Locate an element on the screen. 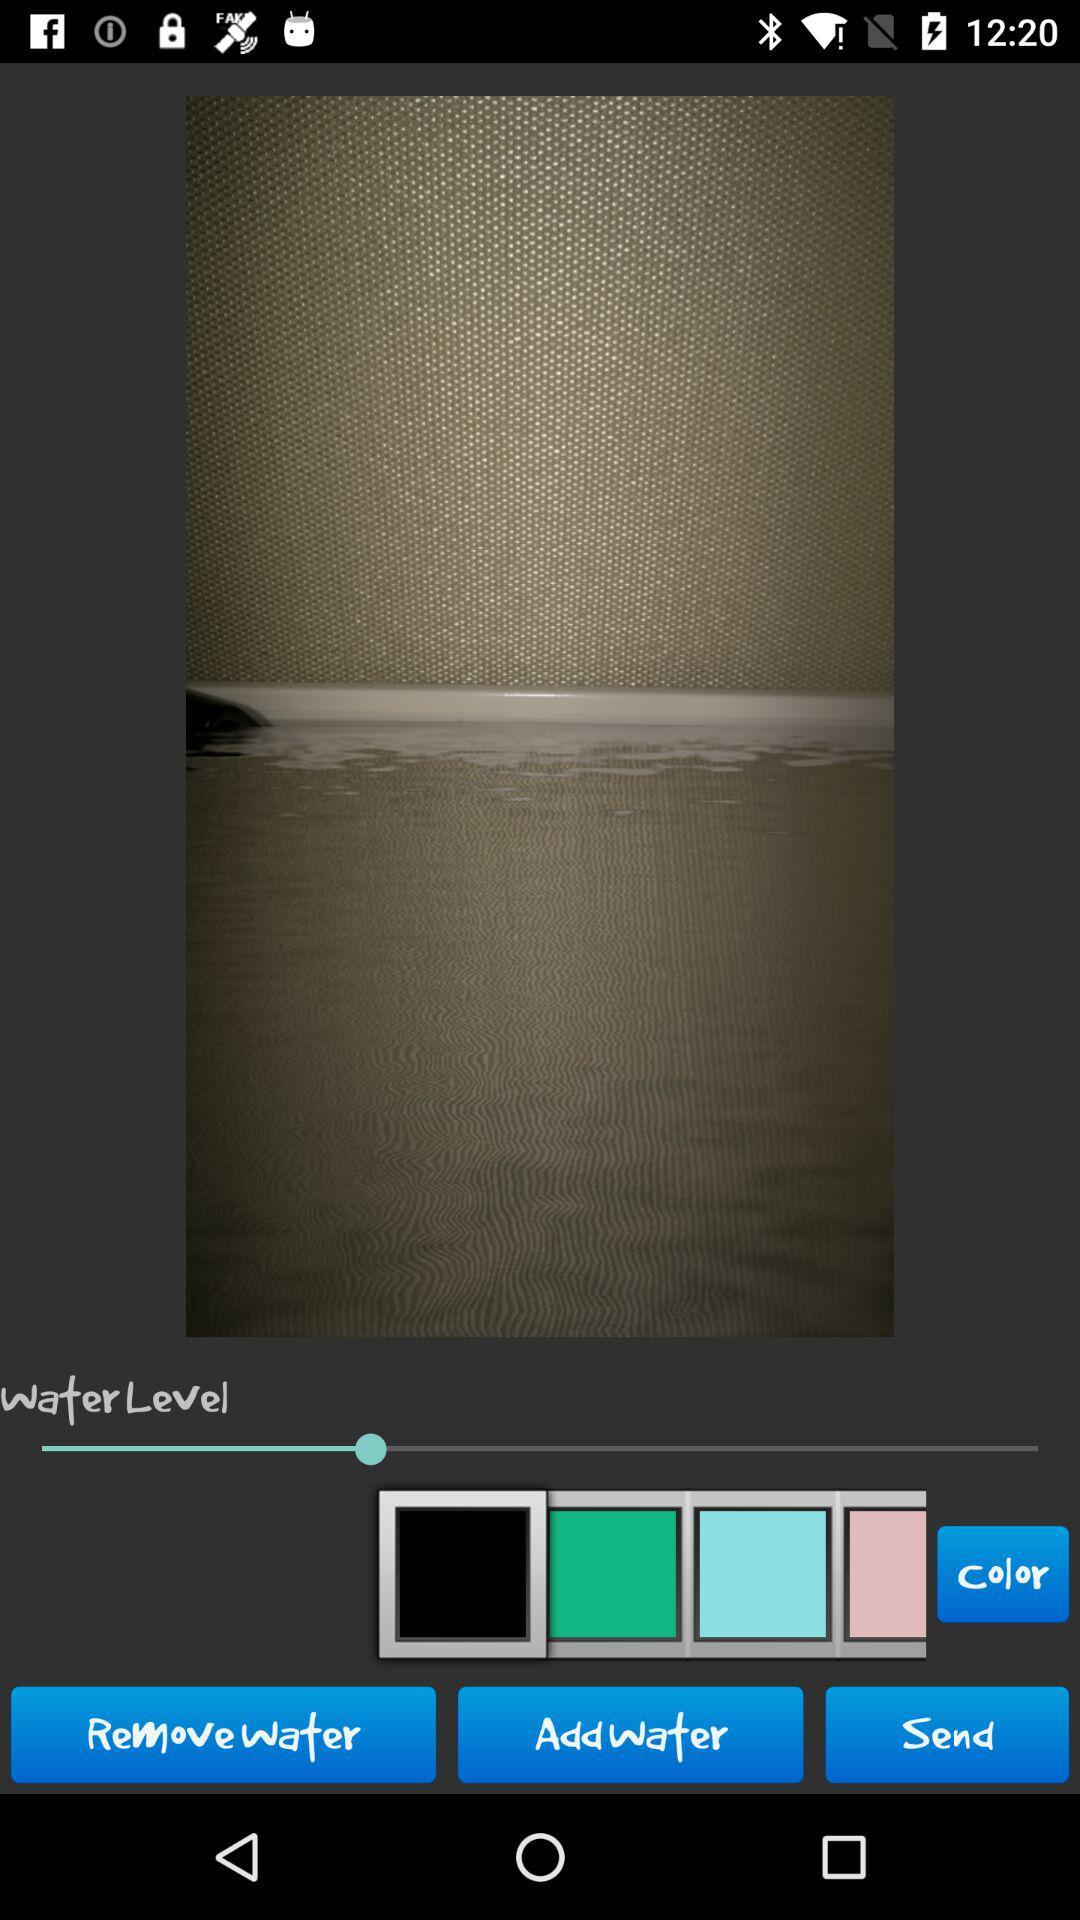  the button to the left of the send button is located at coordinates (630, 1733).